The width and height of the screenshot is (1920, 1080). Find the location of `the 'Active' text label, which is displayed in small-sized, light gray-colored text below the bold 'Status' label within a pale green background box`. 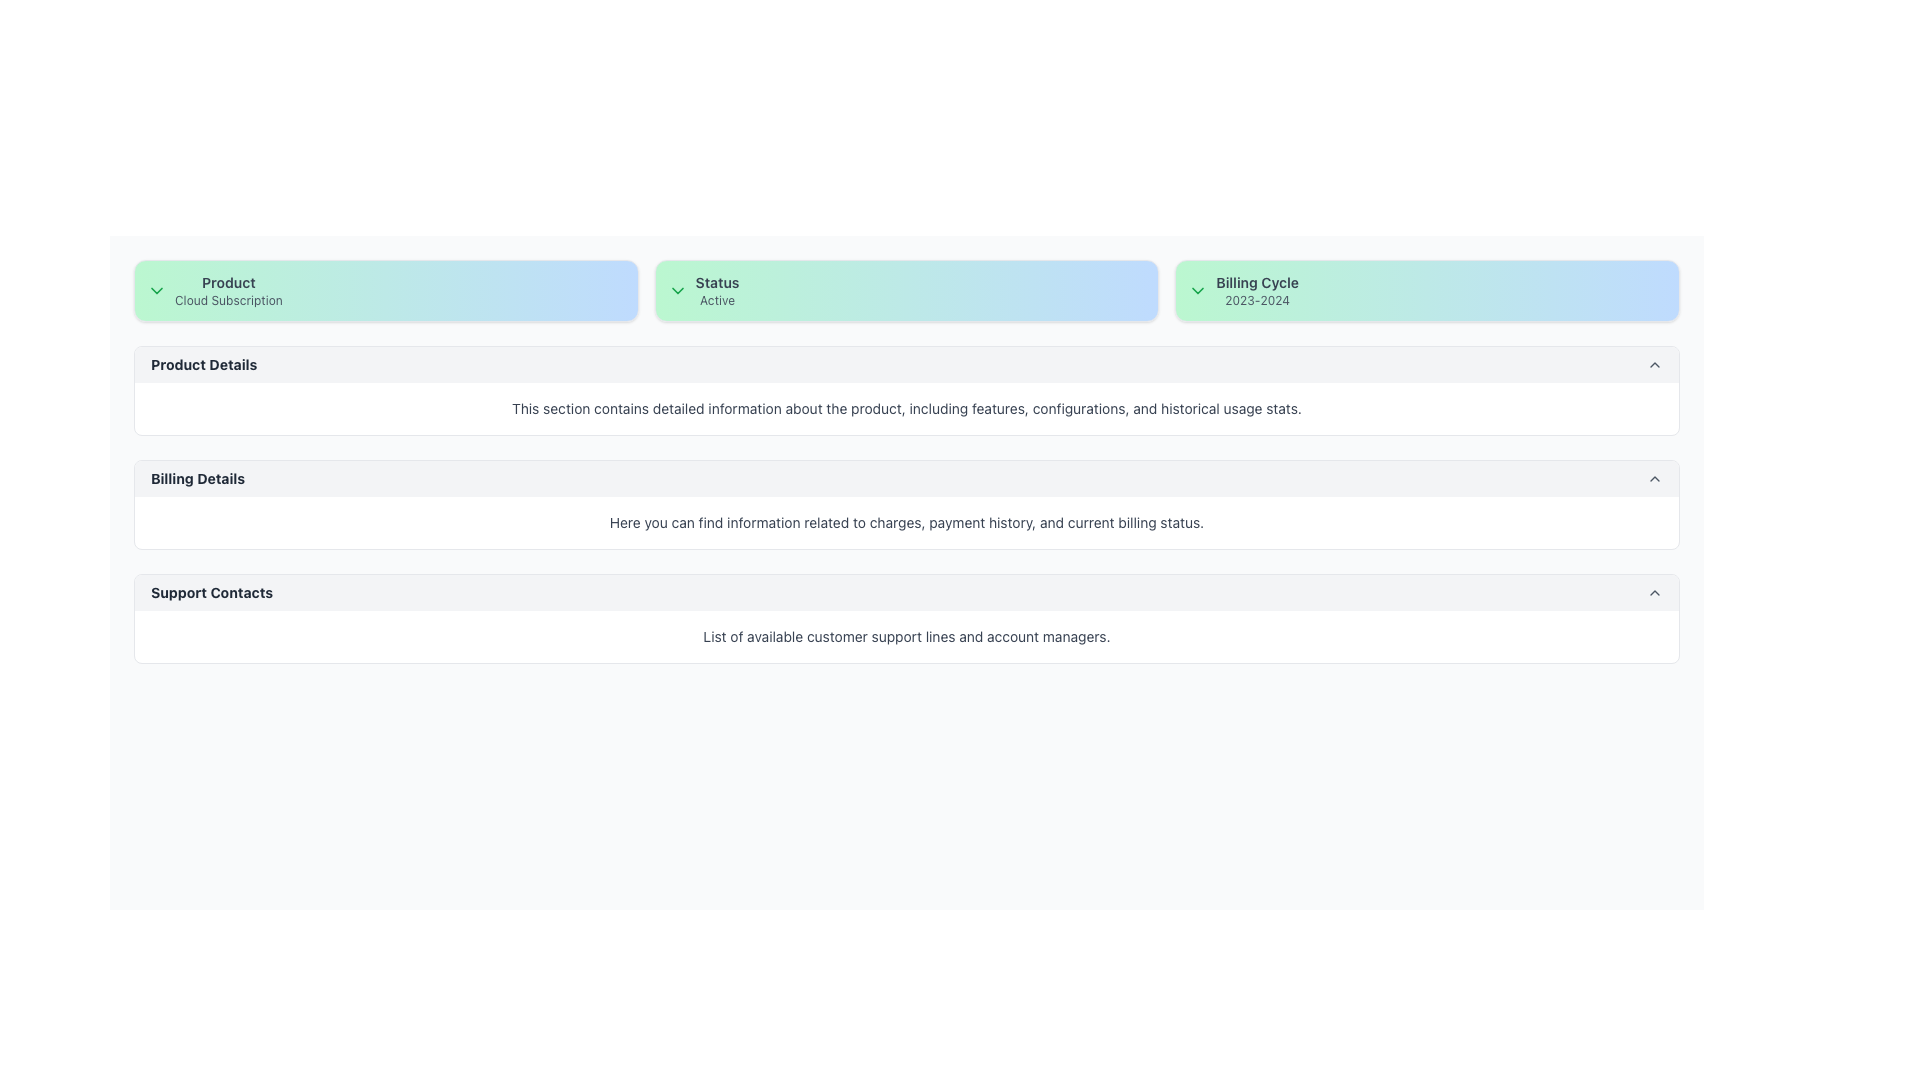

the 'Active' text label, which is displayed in small-sized, light gray-colored text below the bold 'Status' label within a pale green background box is located at coordinates (717, 300).